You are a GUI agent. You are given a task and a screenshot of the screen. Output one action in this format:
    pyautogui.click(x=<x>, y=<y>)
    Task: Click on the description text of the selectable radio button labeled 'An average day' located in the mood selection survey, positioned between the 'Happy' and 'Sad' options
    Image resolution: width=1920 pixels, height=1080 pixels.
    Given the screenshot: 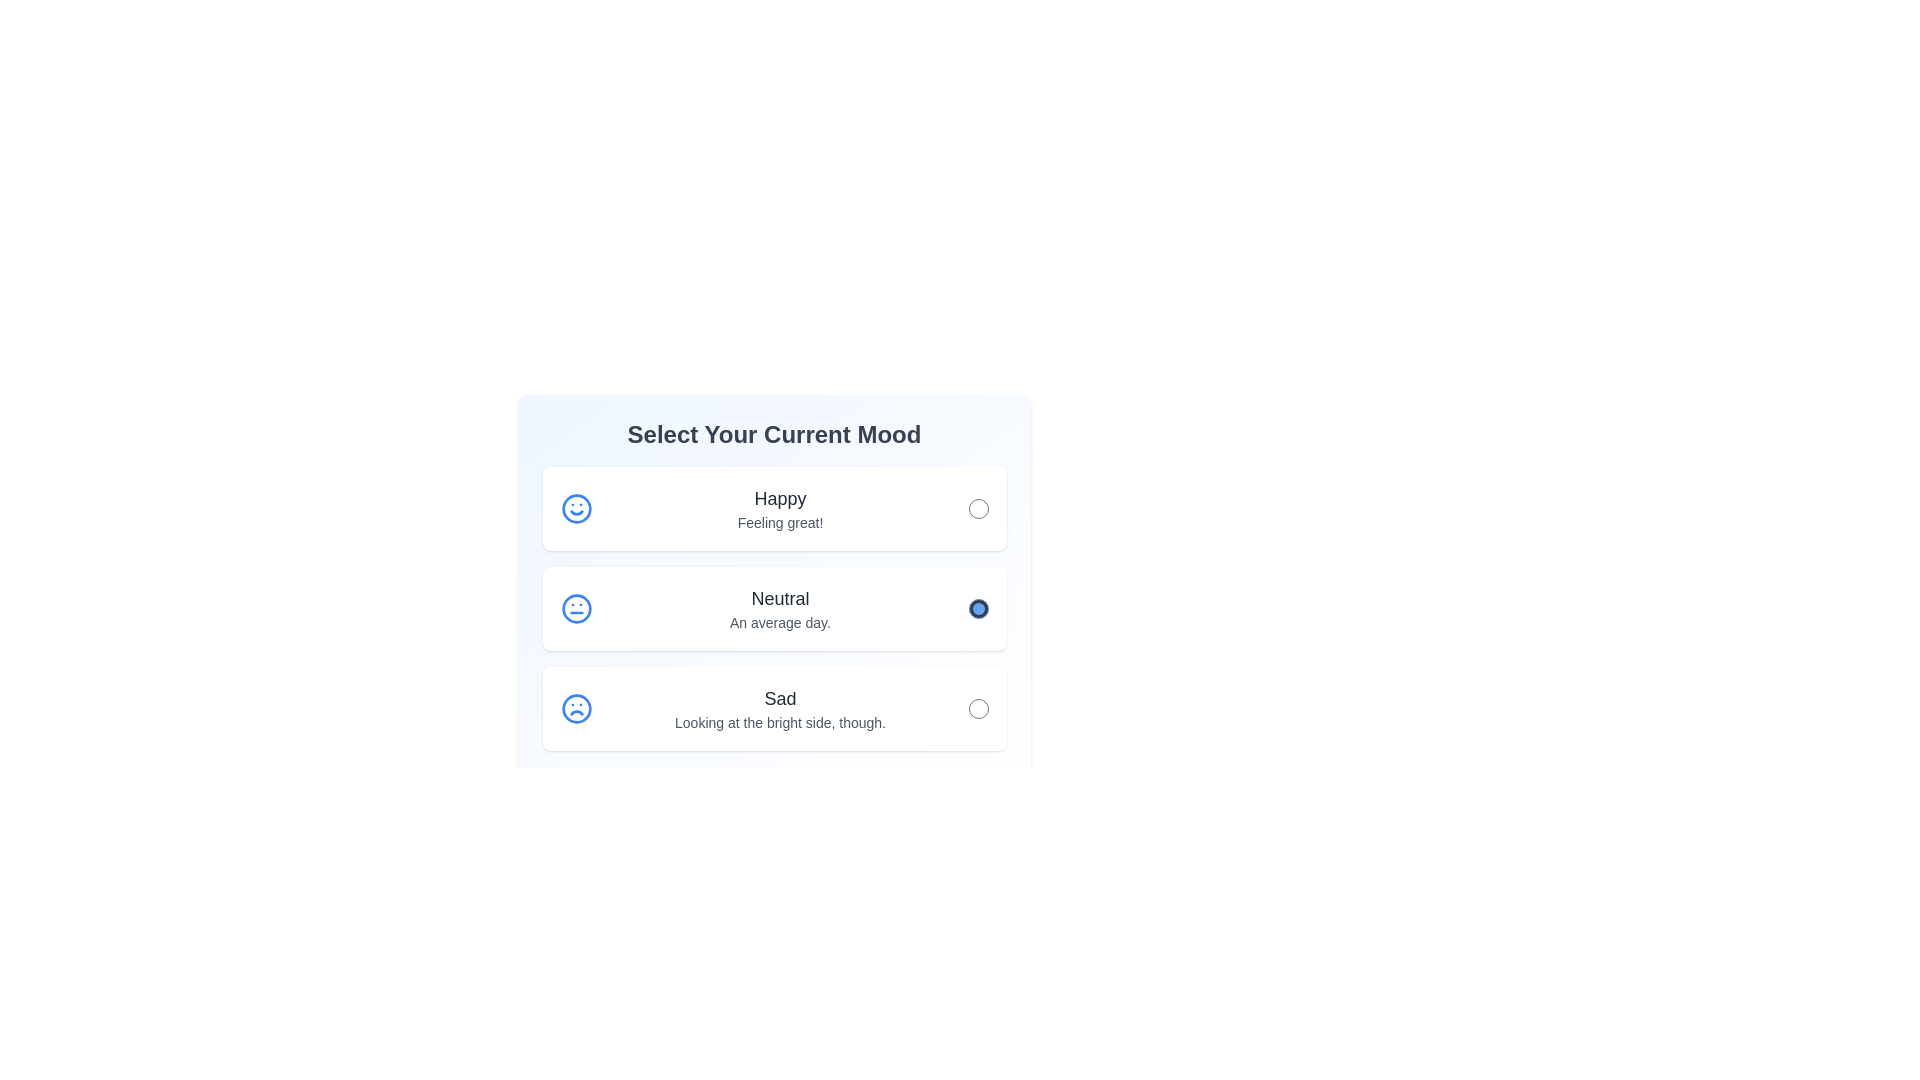 What is the action you would take?
    pyautogui.click(x=773, y=608)
    